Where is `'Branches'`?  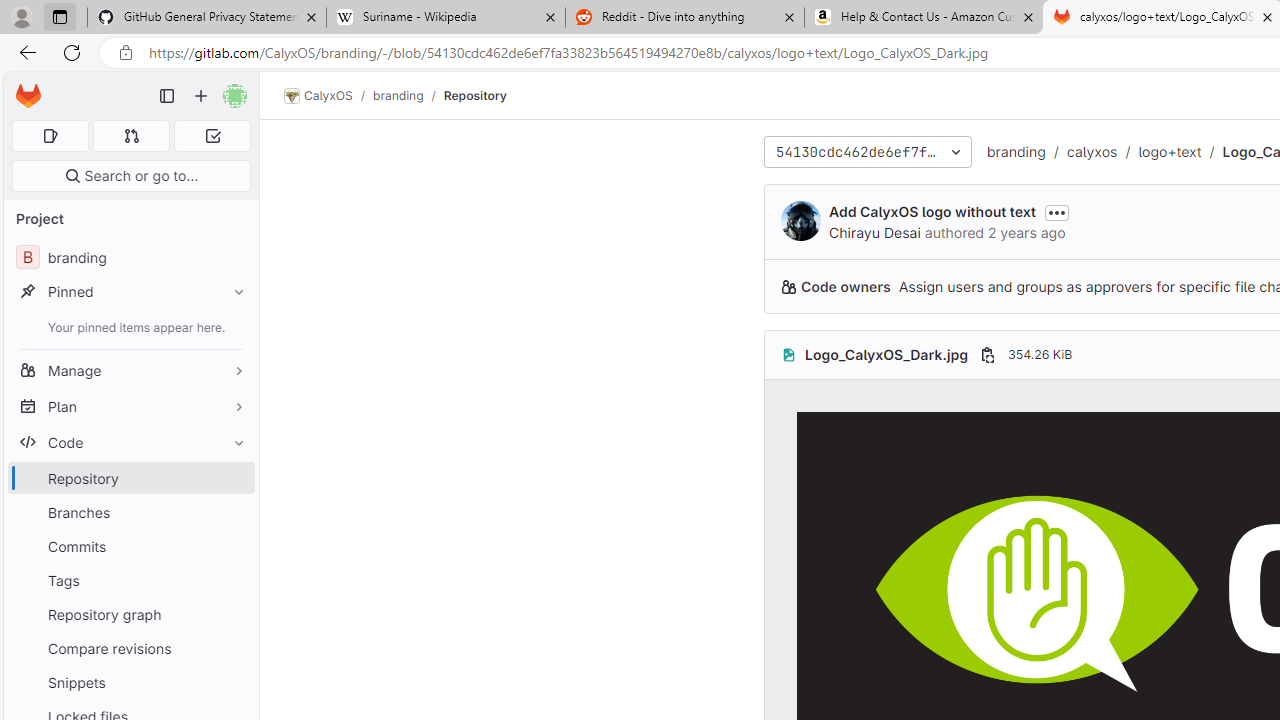 'Branches' is located at coordinates (130, 511).